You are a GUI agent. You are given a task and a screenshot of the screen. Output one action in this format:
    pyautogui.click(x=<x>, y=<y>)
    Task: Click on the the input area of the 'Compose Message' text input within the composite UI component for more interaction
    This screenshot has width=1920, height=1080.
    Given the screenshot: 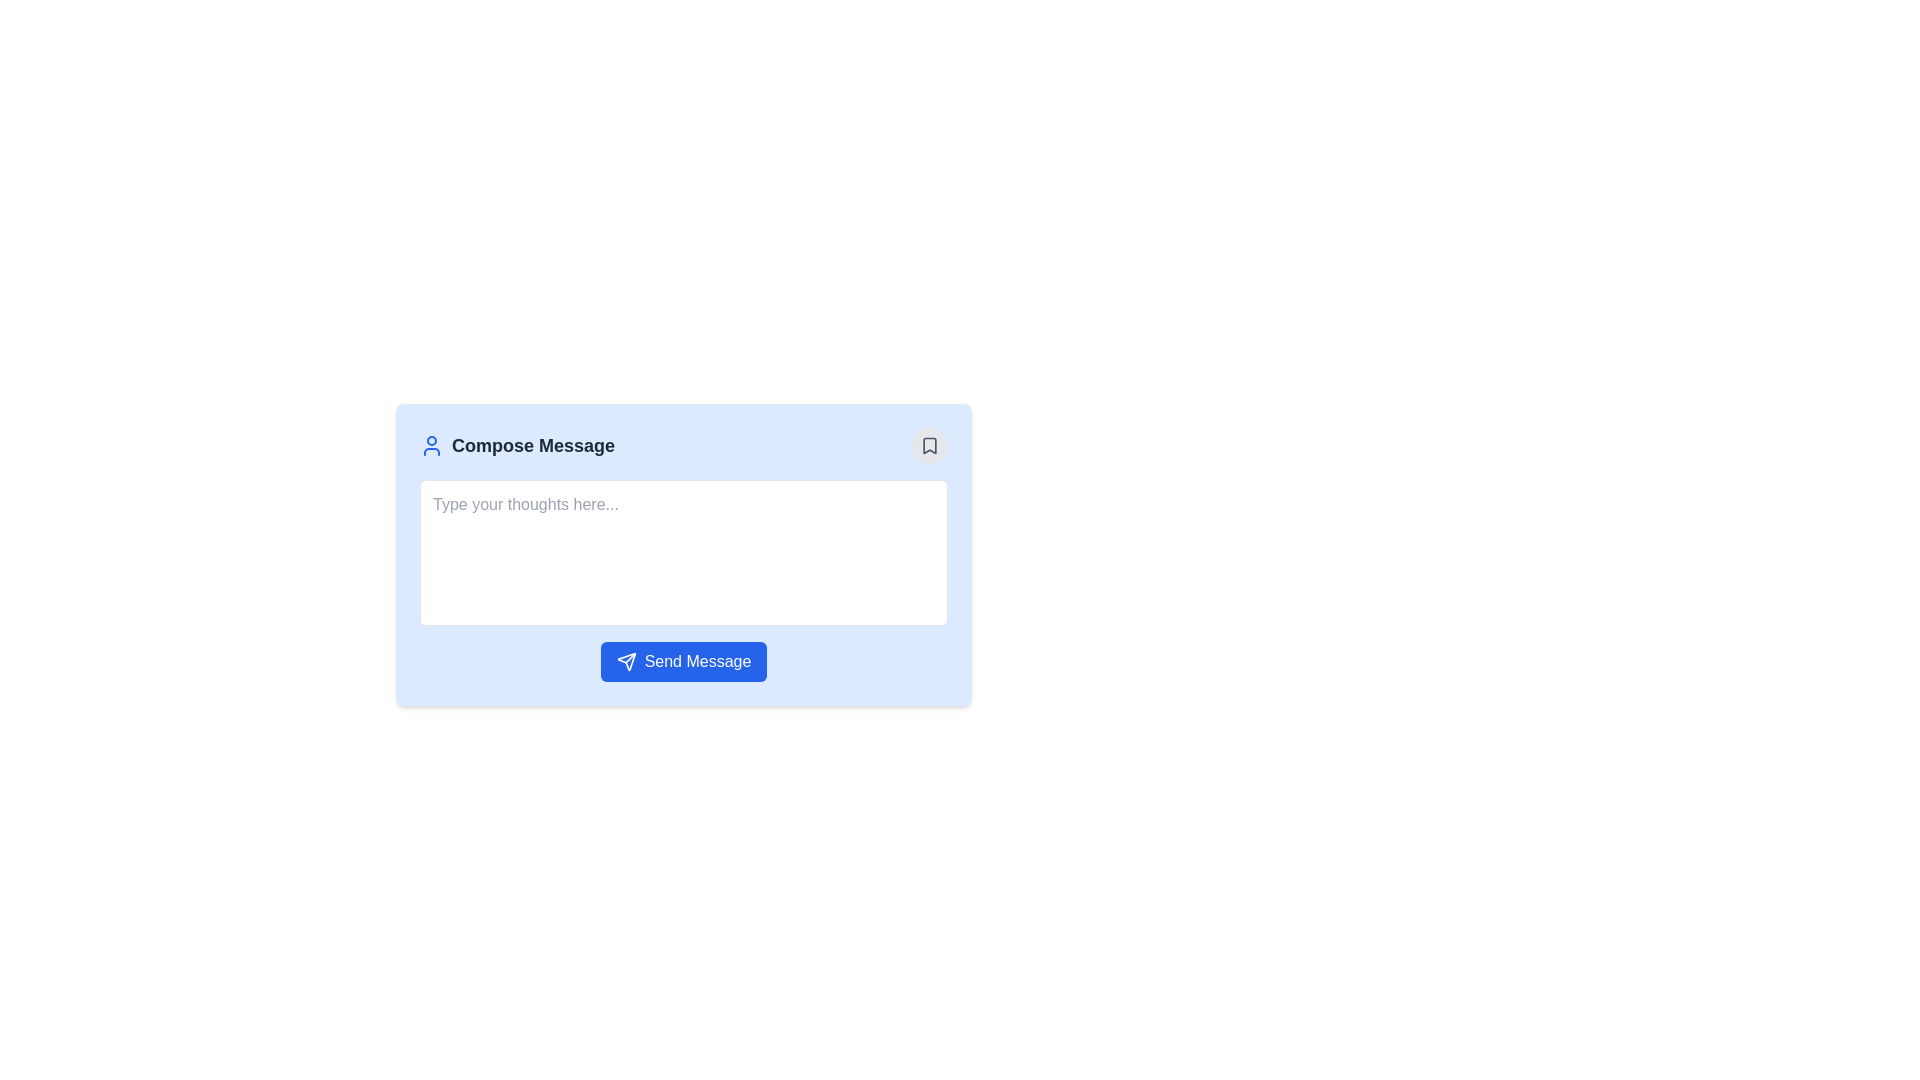 What is the action you would take?
    pyautogui.click(x=731, y=569)
    